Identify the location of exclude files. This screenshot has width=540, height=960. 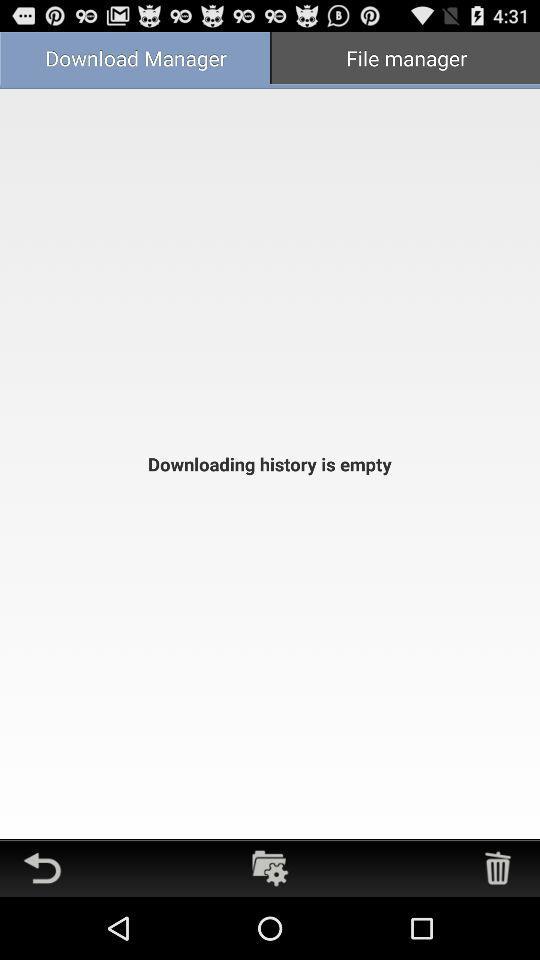
(496, 867).